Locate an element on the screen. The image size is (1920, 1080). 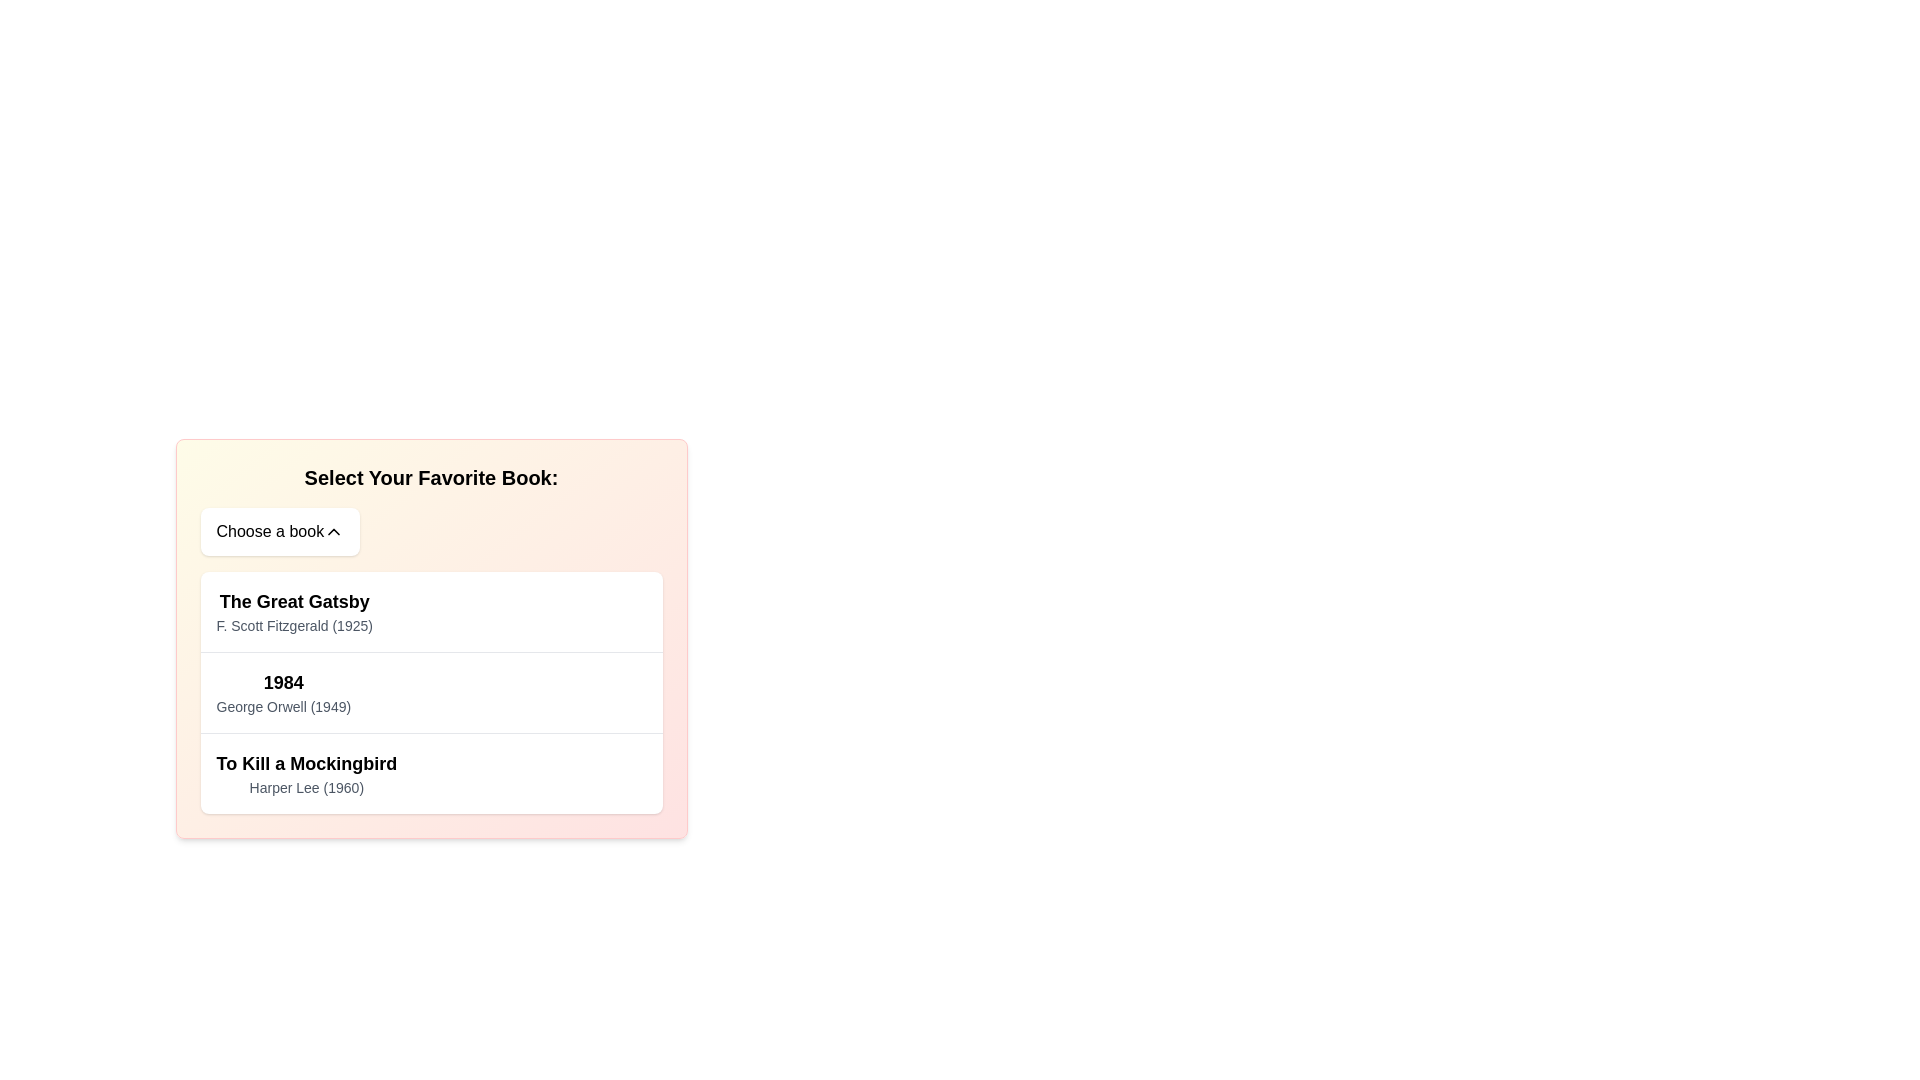
the text label reading 'Choose a book' which is styled in black font and located inside a rectangular button area with a white background in the top portion of a dropdown structure is located at coordinates (269, 531).